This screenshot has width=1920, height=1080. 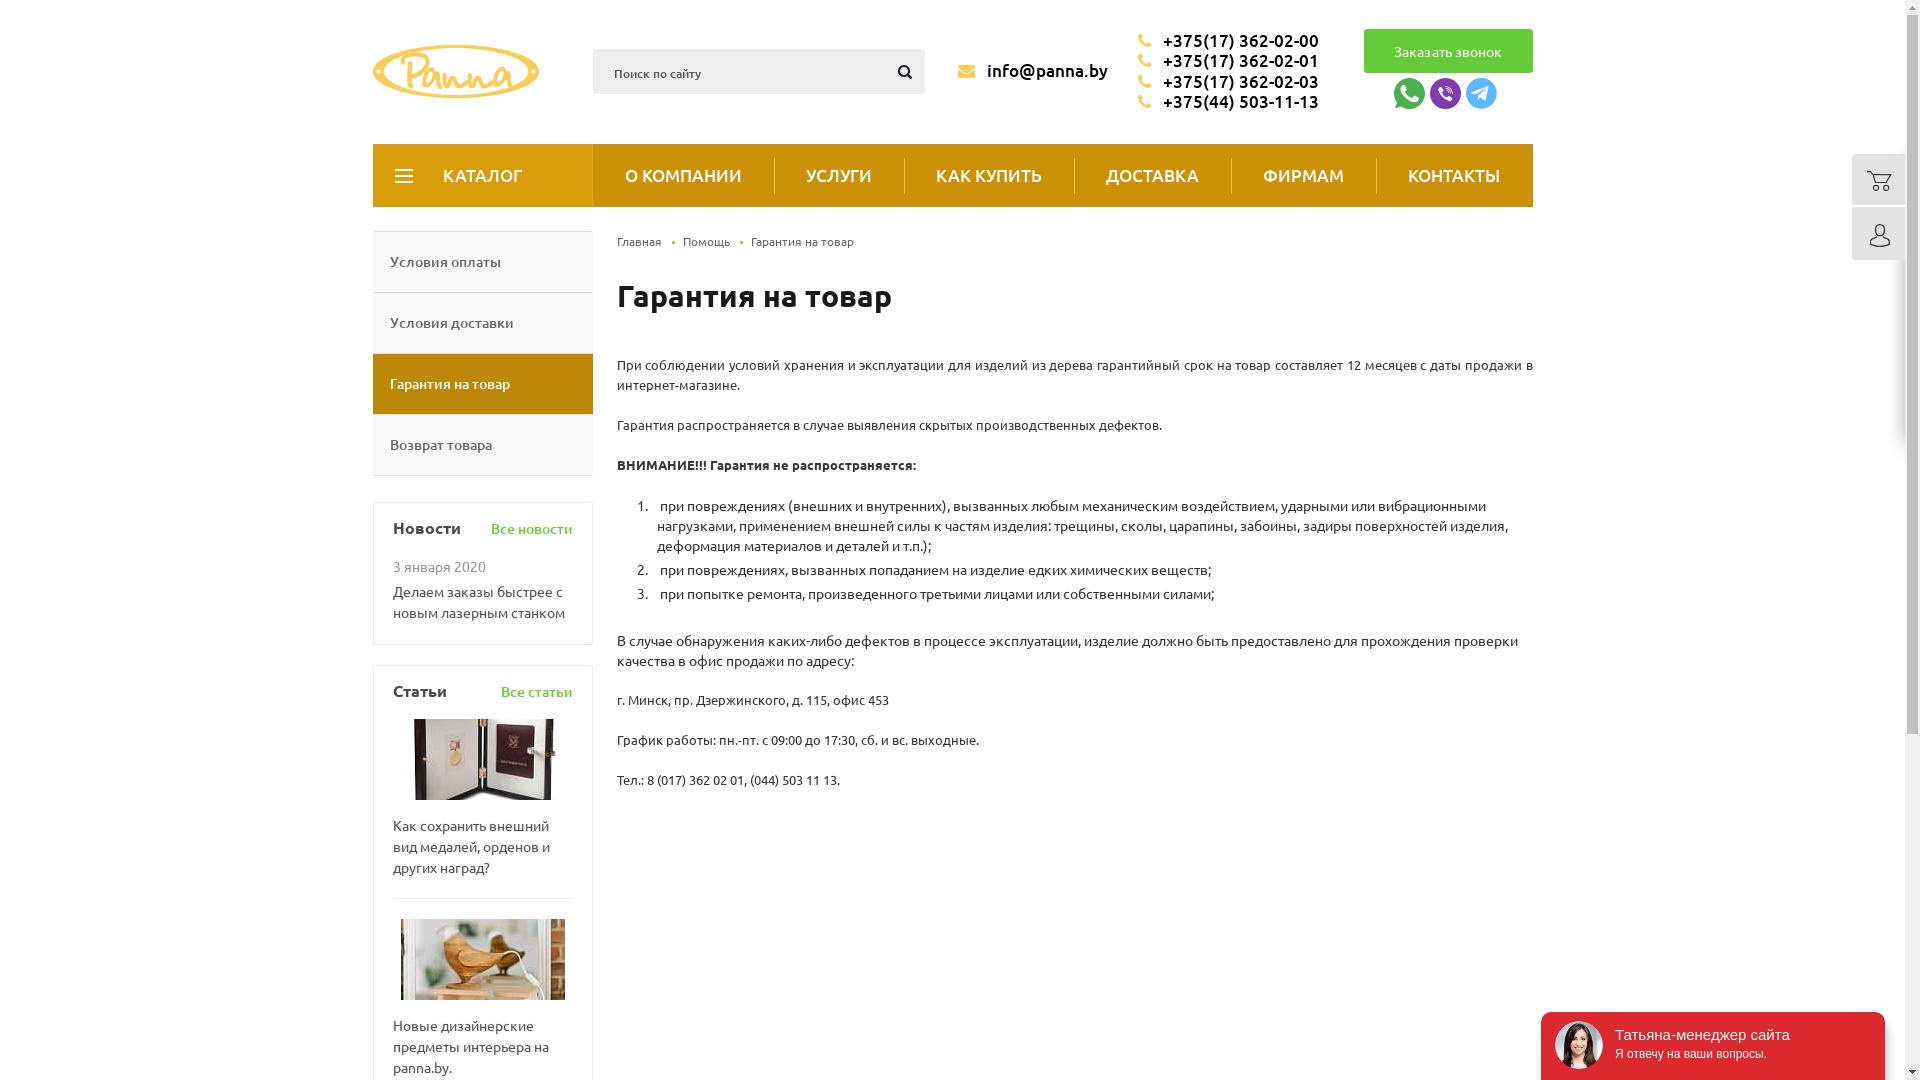 What do you see at coordinates (1227, 41) in the screenshot?
I see `'+375(17) 362-02-00'` at bounding box center [1227, 41].